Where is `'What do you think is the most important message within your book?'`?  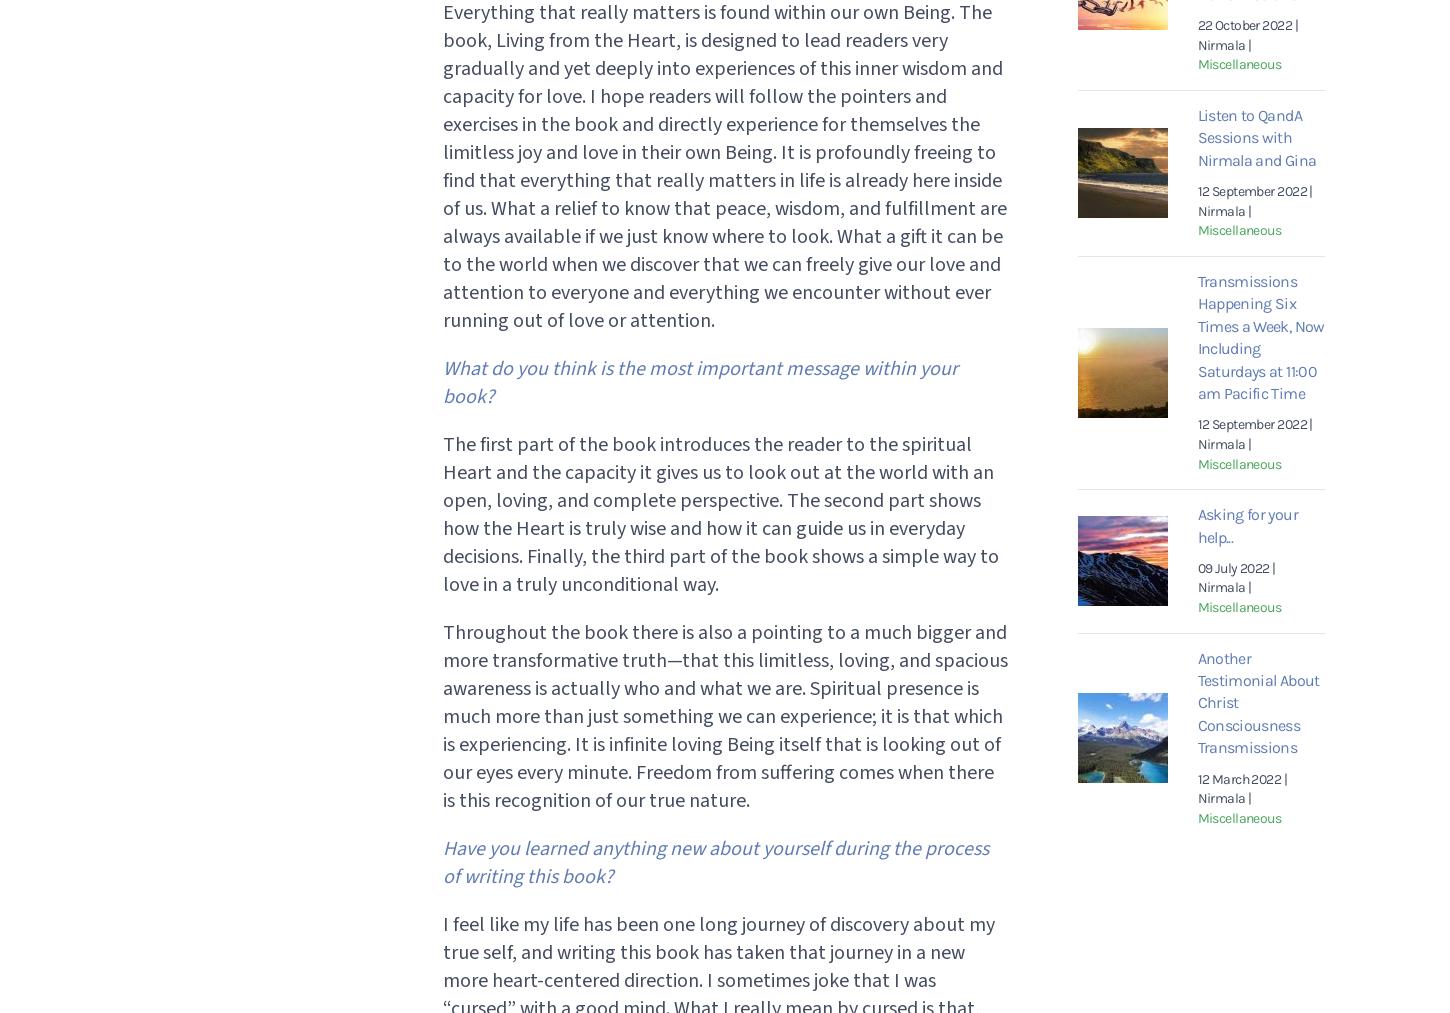 'What do you think is the most important message within your book?' is located at coordinates (440, 383).